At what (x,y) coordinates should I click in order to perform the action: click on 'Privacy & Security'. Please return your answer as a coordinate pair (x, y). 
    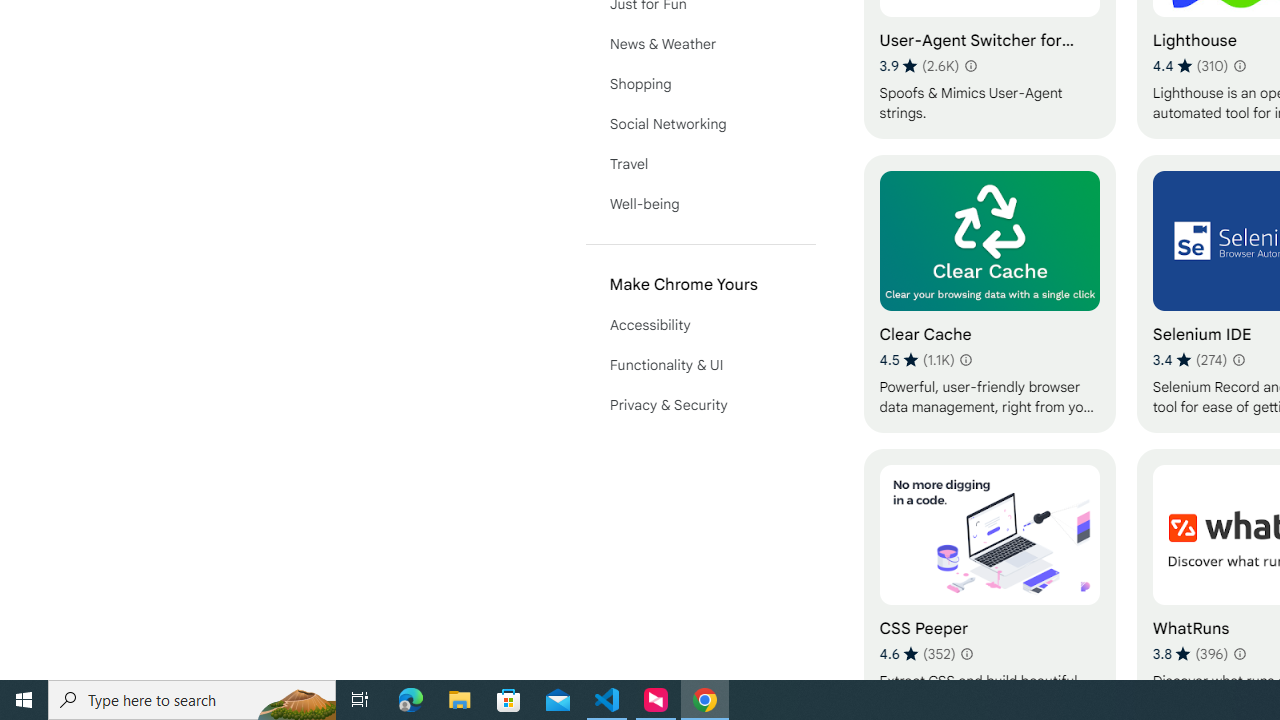
    Looking at the image, I should click on (700, 405).